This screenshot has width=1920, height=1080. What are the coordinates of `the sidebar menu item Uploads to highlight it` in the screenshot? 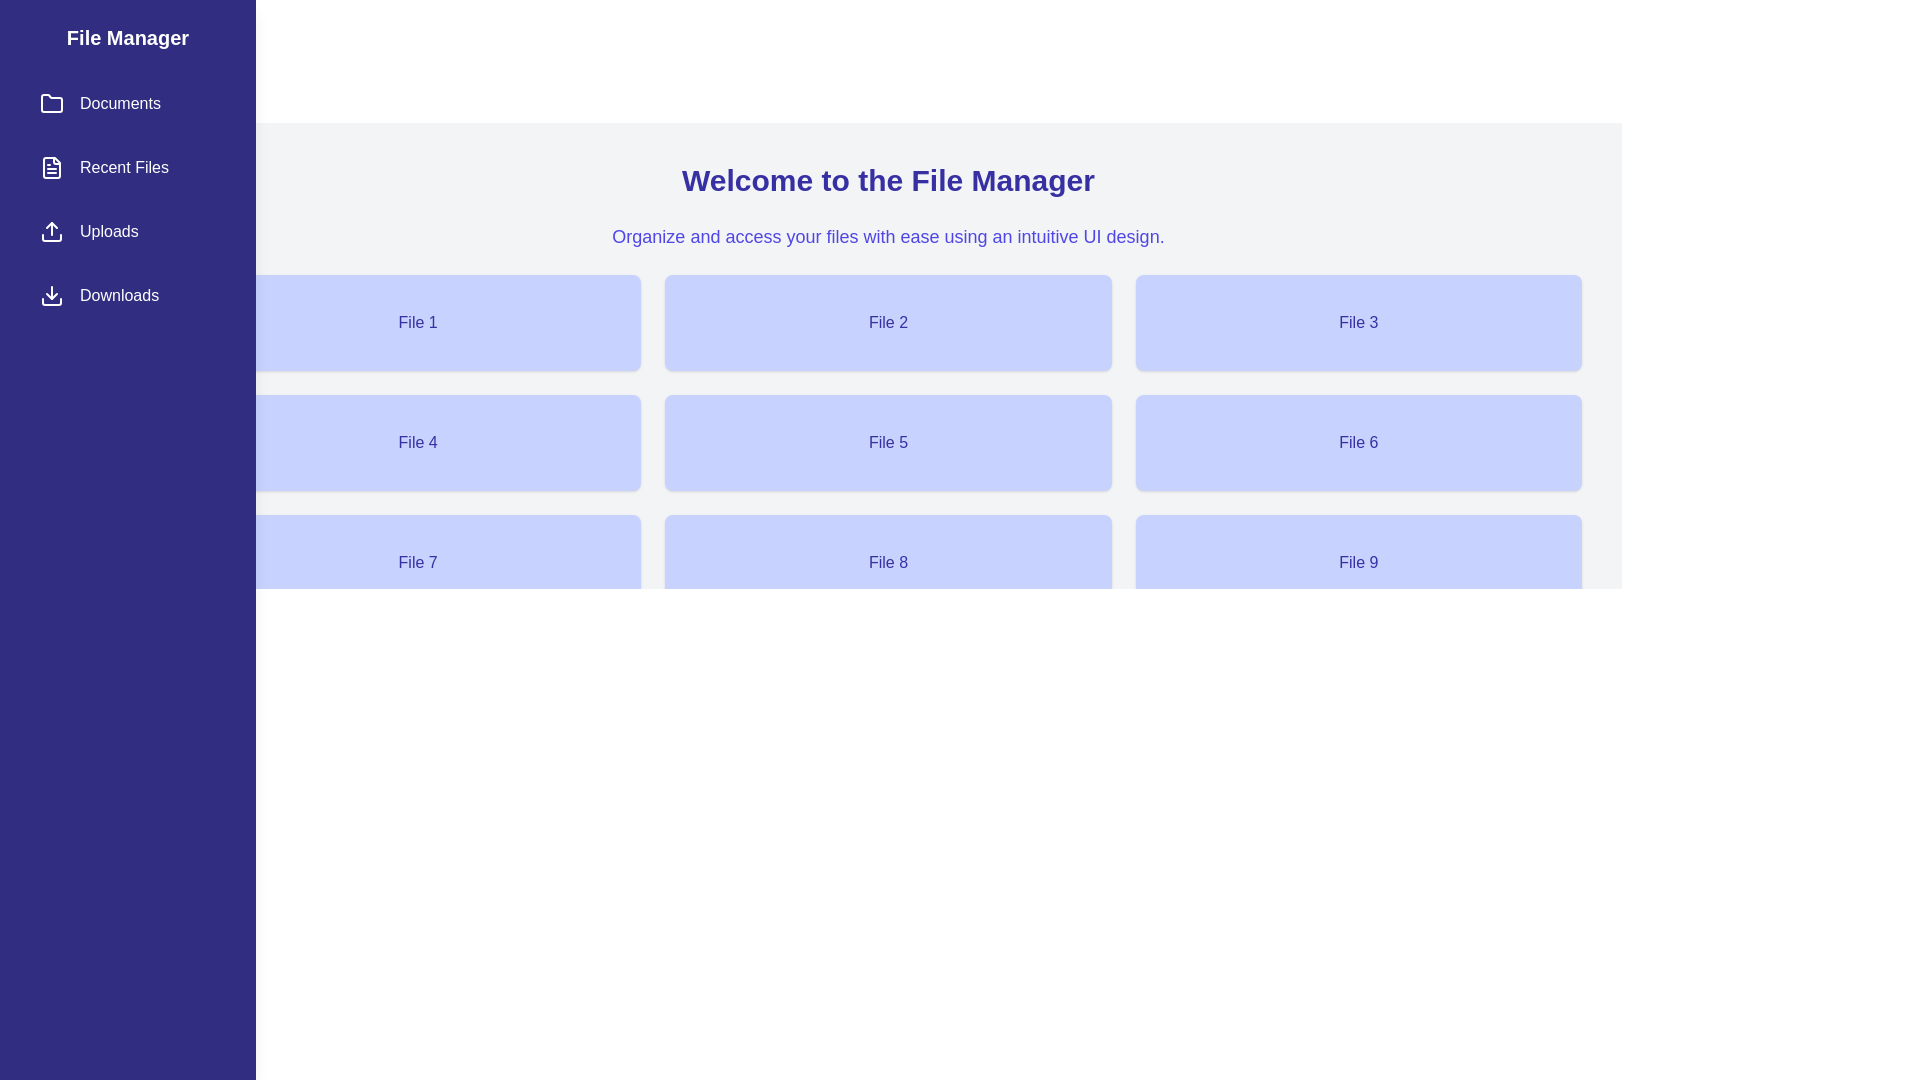 It's located at (127, 230).